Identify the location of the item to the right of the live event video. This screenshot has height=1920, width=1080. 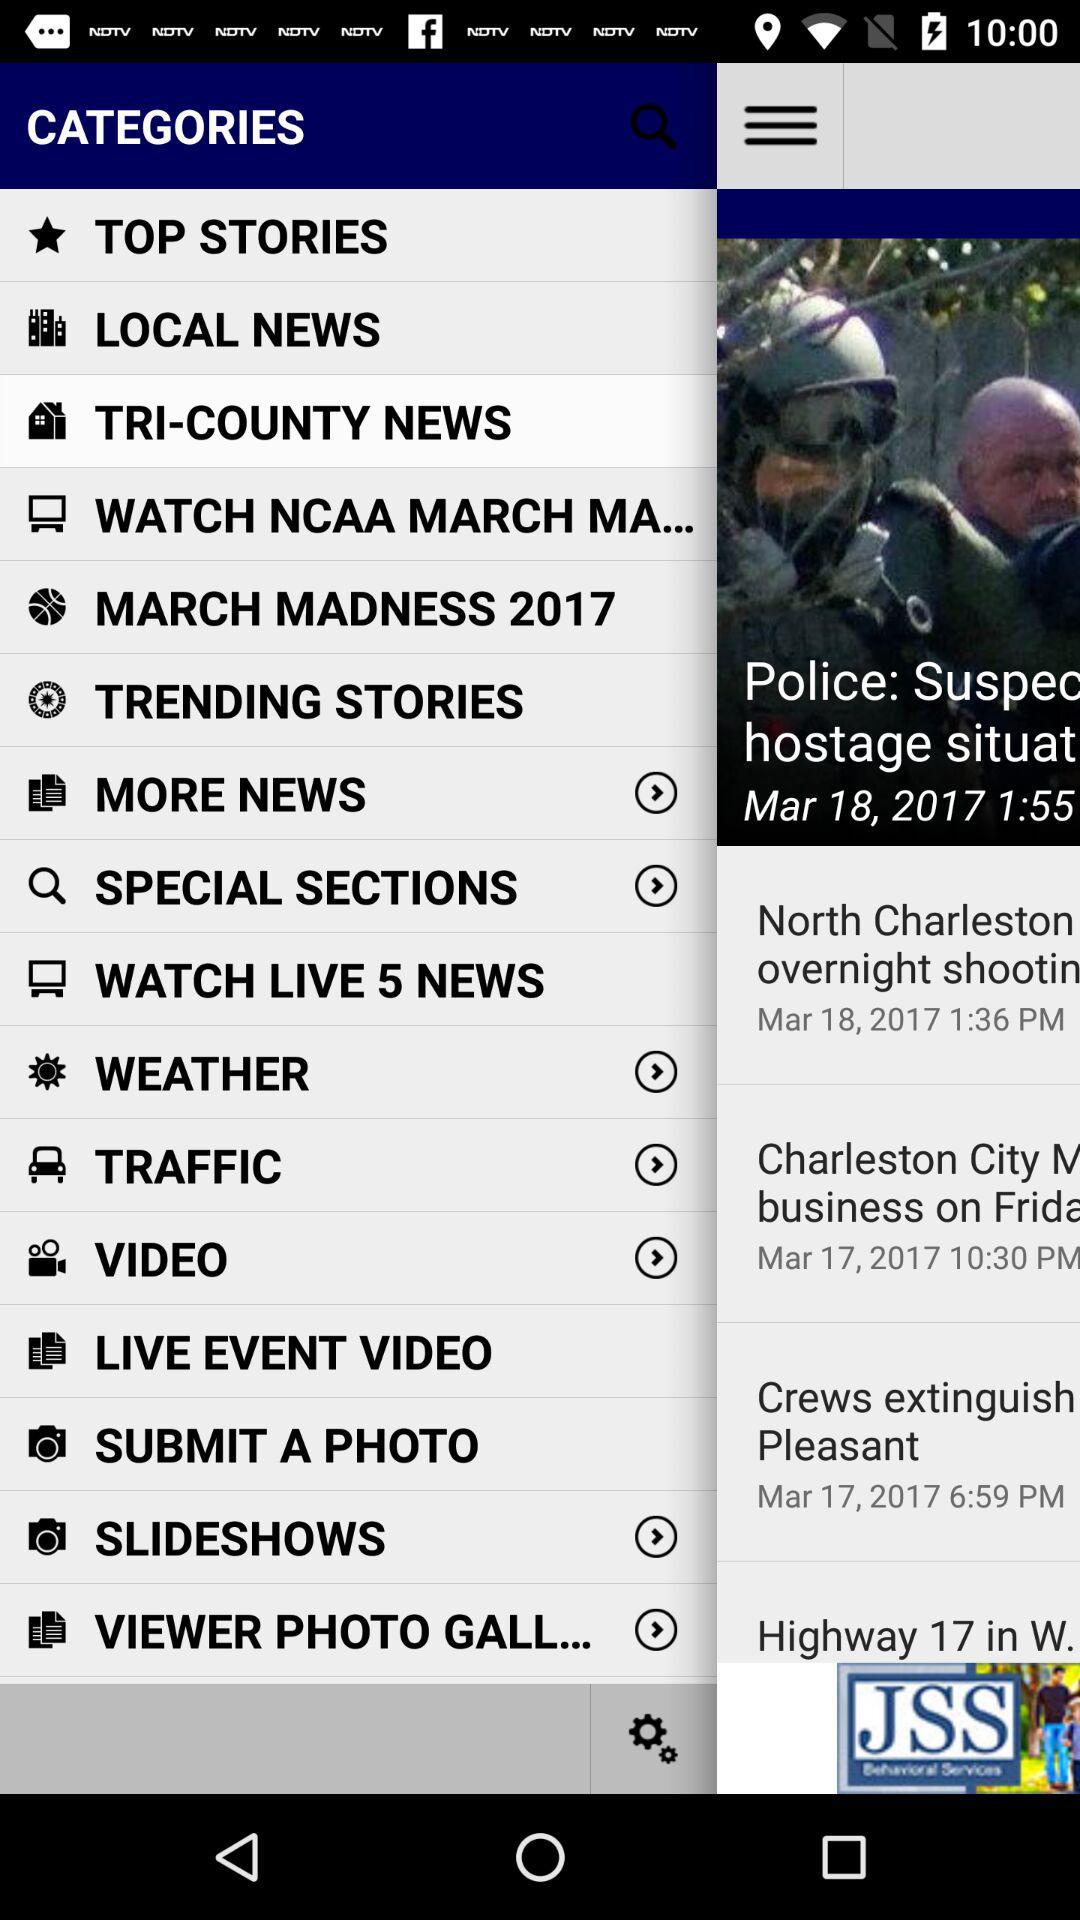
(918, 1419).